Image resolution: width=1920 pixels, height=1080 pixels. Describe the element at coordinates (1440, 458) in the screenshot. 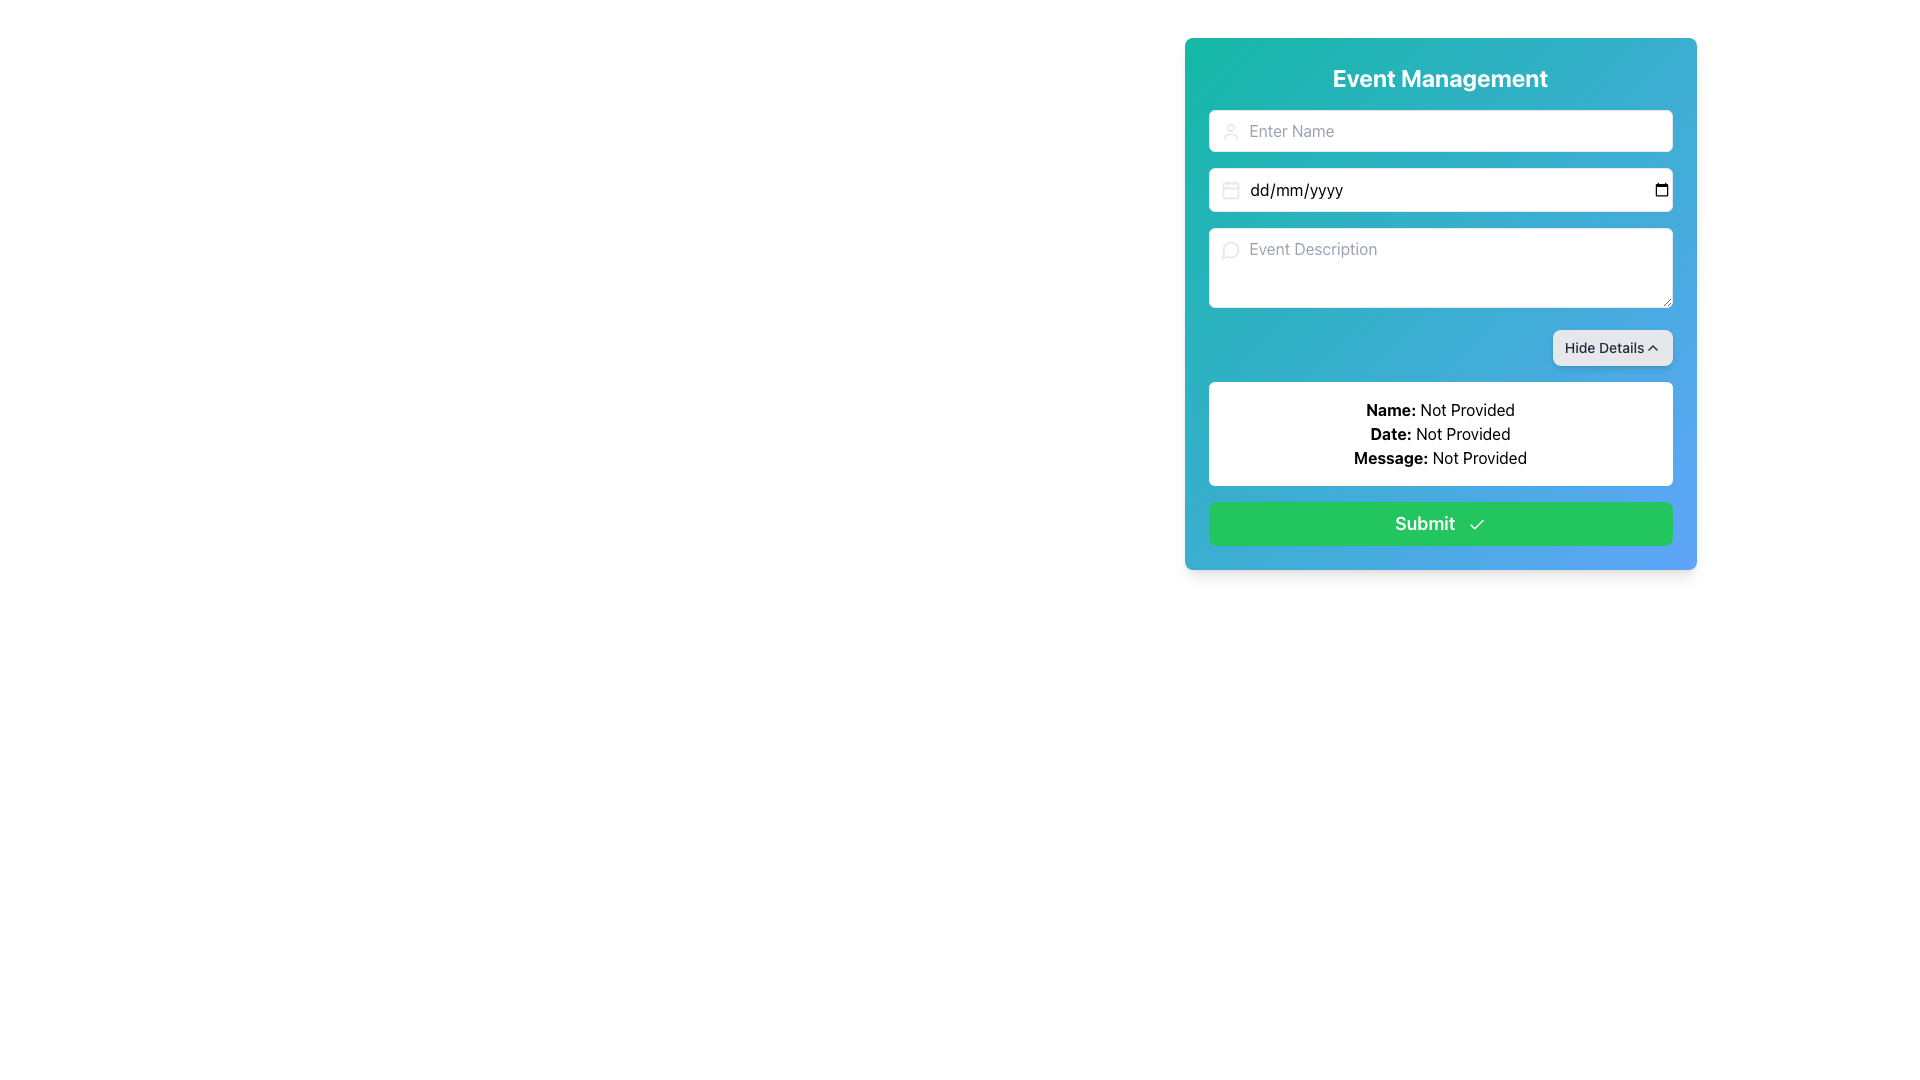

I see `the static text label displaying 'Message: Not Provided' which is the third text line in a group of labels, located above the green 'Submit' button` at that location.